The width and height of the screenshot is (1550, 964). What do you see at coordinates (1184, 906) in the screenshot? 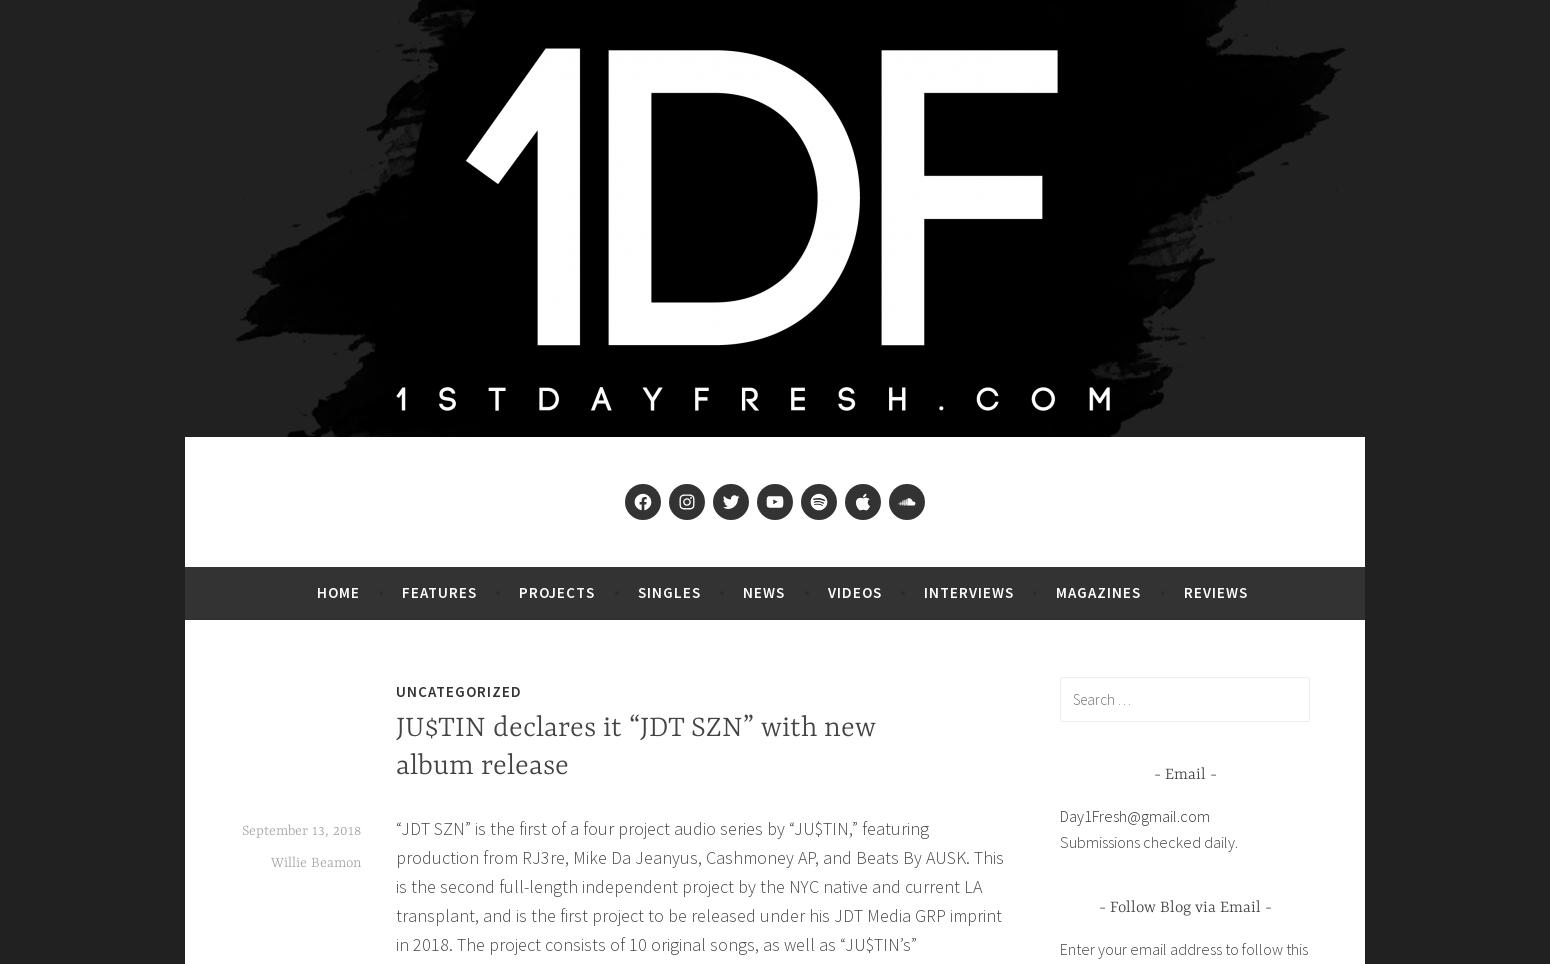
I see `'Follow Blog via Email'` at bounding box center [1184, 906].